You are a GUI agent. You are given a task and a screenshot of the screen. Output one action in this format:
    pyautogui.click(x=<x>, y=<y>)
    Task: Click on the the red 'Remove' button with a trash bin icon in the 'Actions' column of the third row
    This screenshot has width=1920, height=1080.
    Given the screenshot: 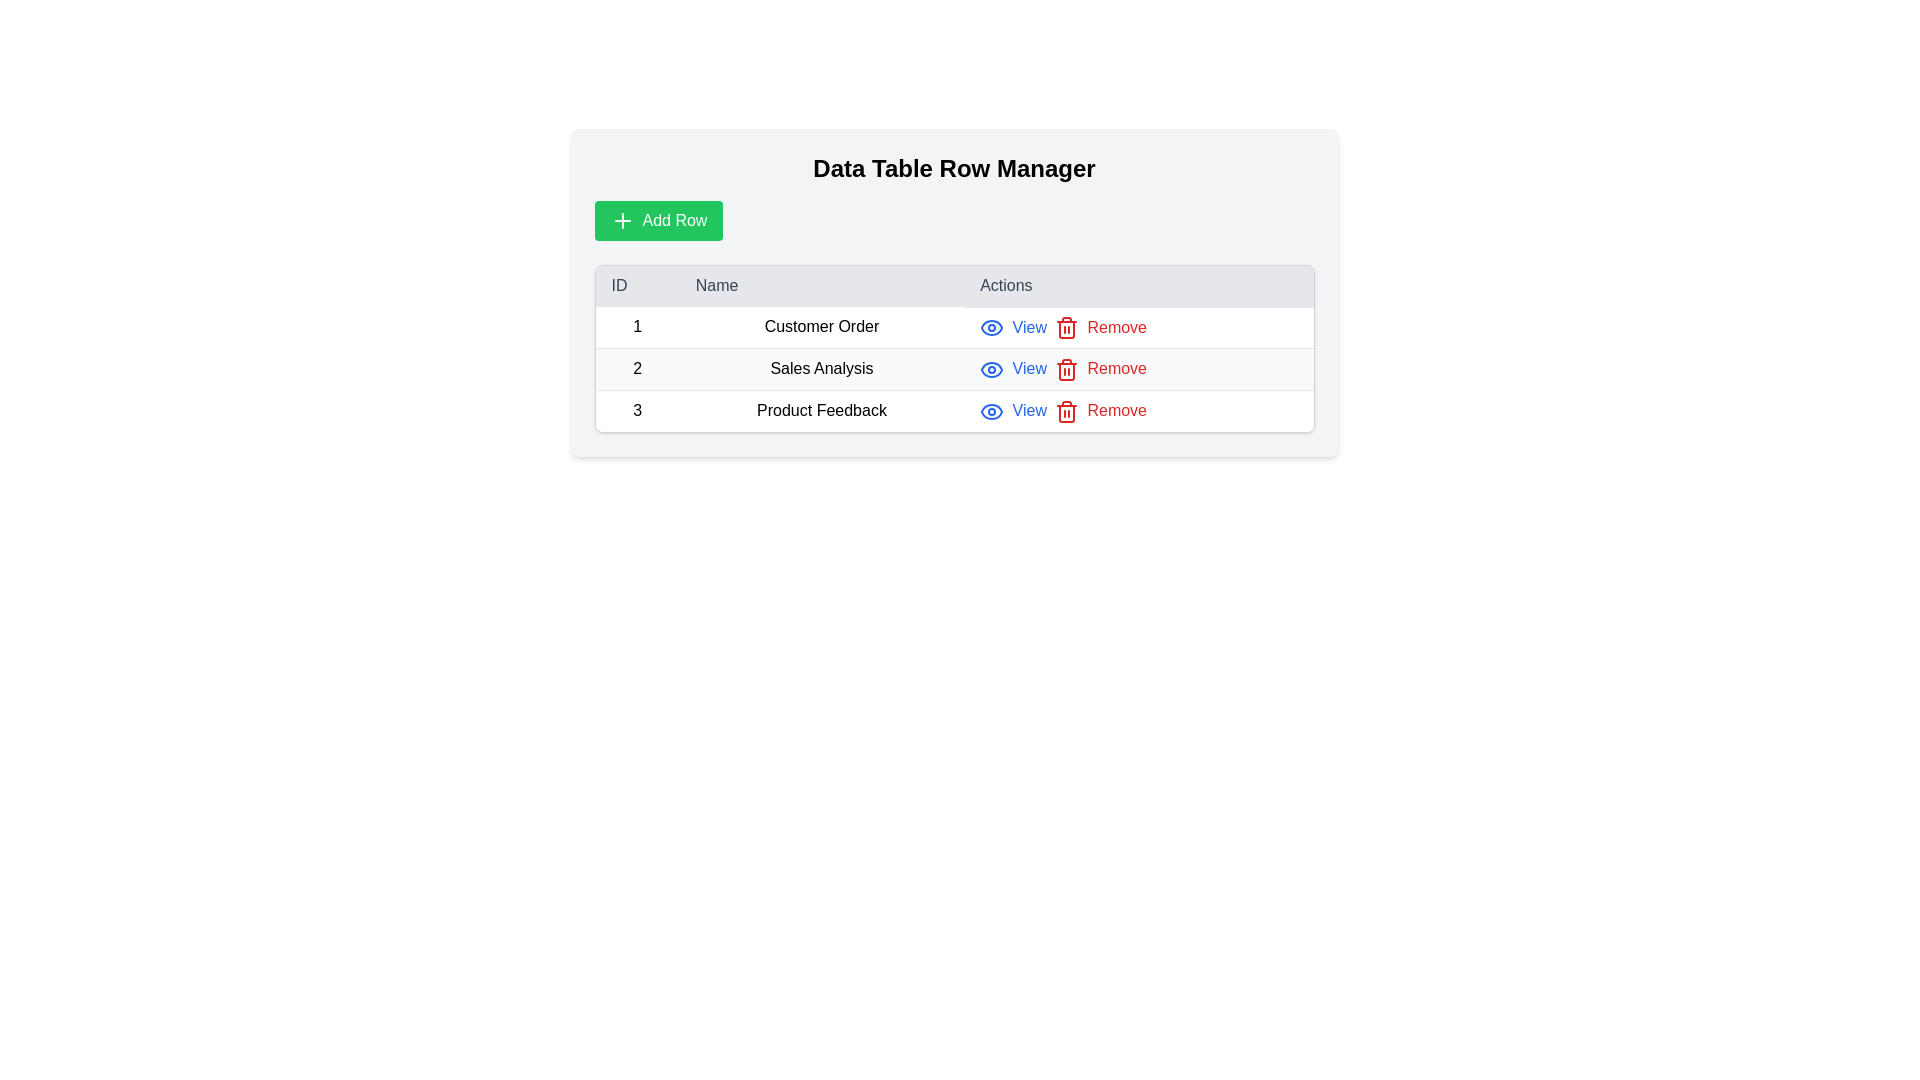 What is the action you would take?
    pyautogui.click(x=1099, y=410)
    